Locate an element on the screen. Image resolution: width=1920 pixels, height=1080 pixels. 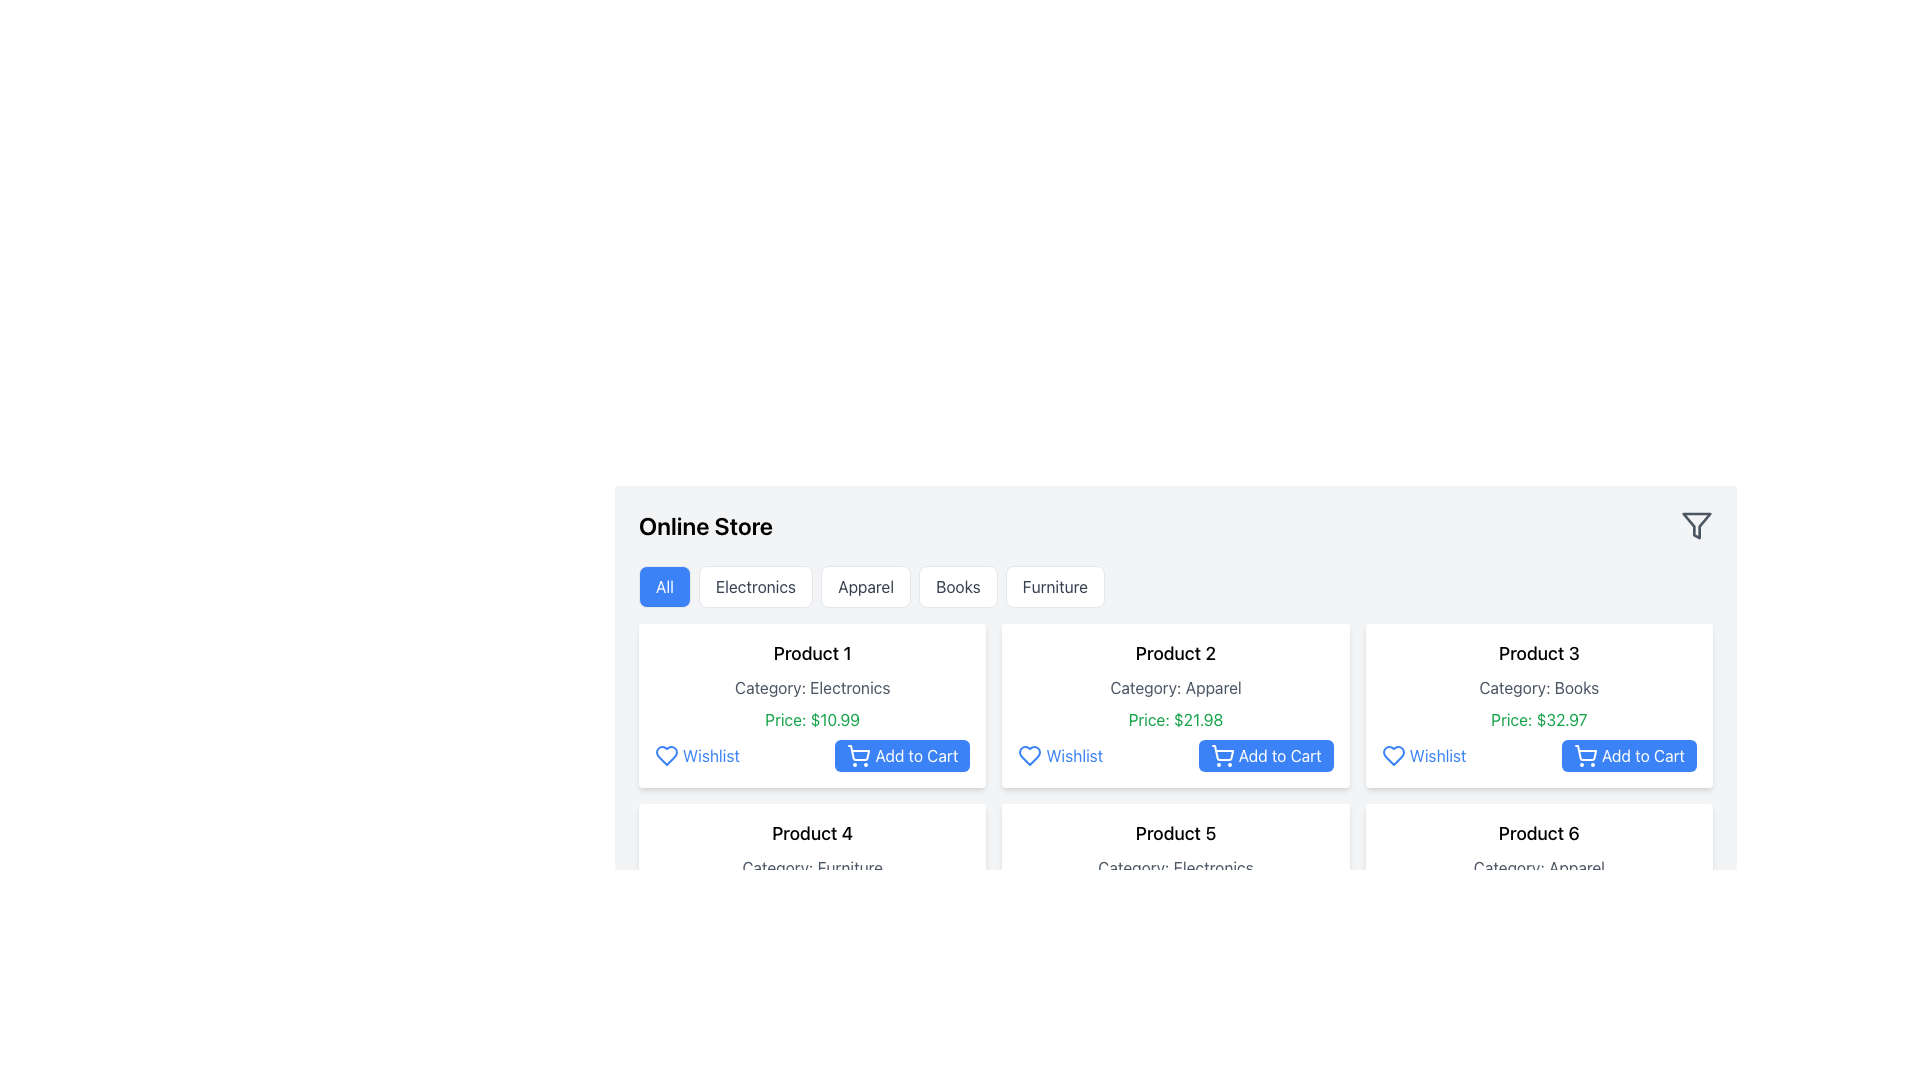
the Text label that serves as the title of the product card, positioned in the second row and third column of the grid is located at coordinates (1176, 833).